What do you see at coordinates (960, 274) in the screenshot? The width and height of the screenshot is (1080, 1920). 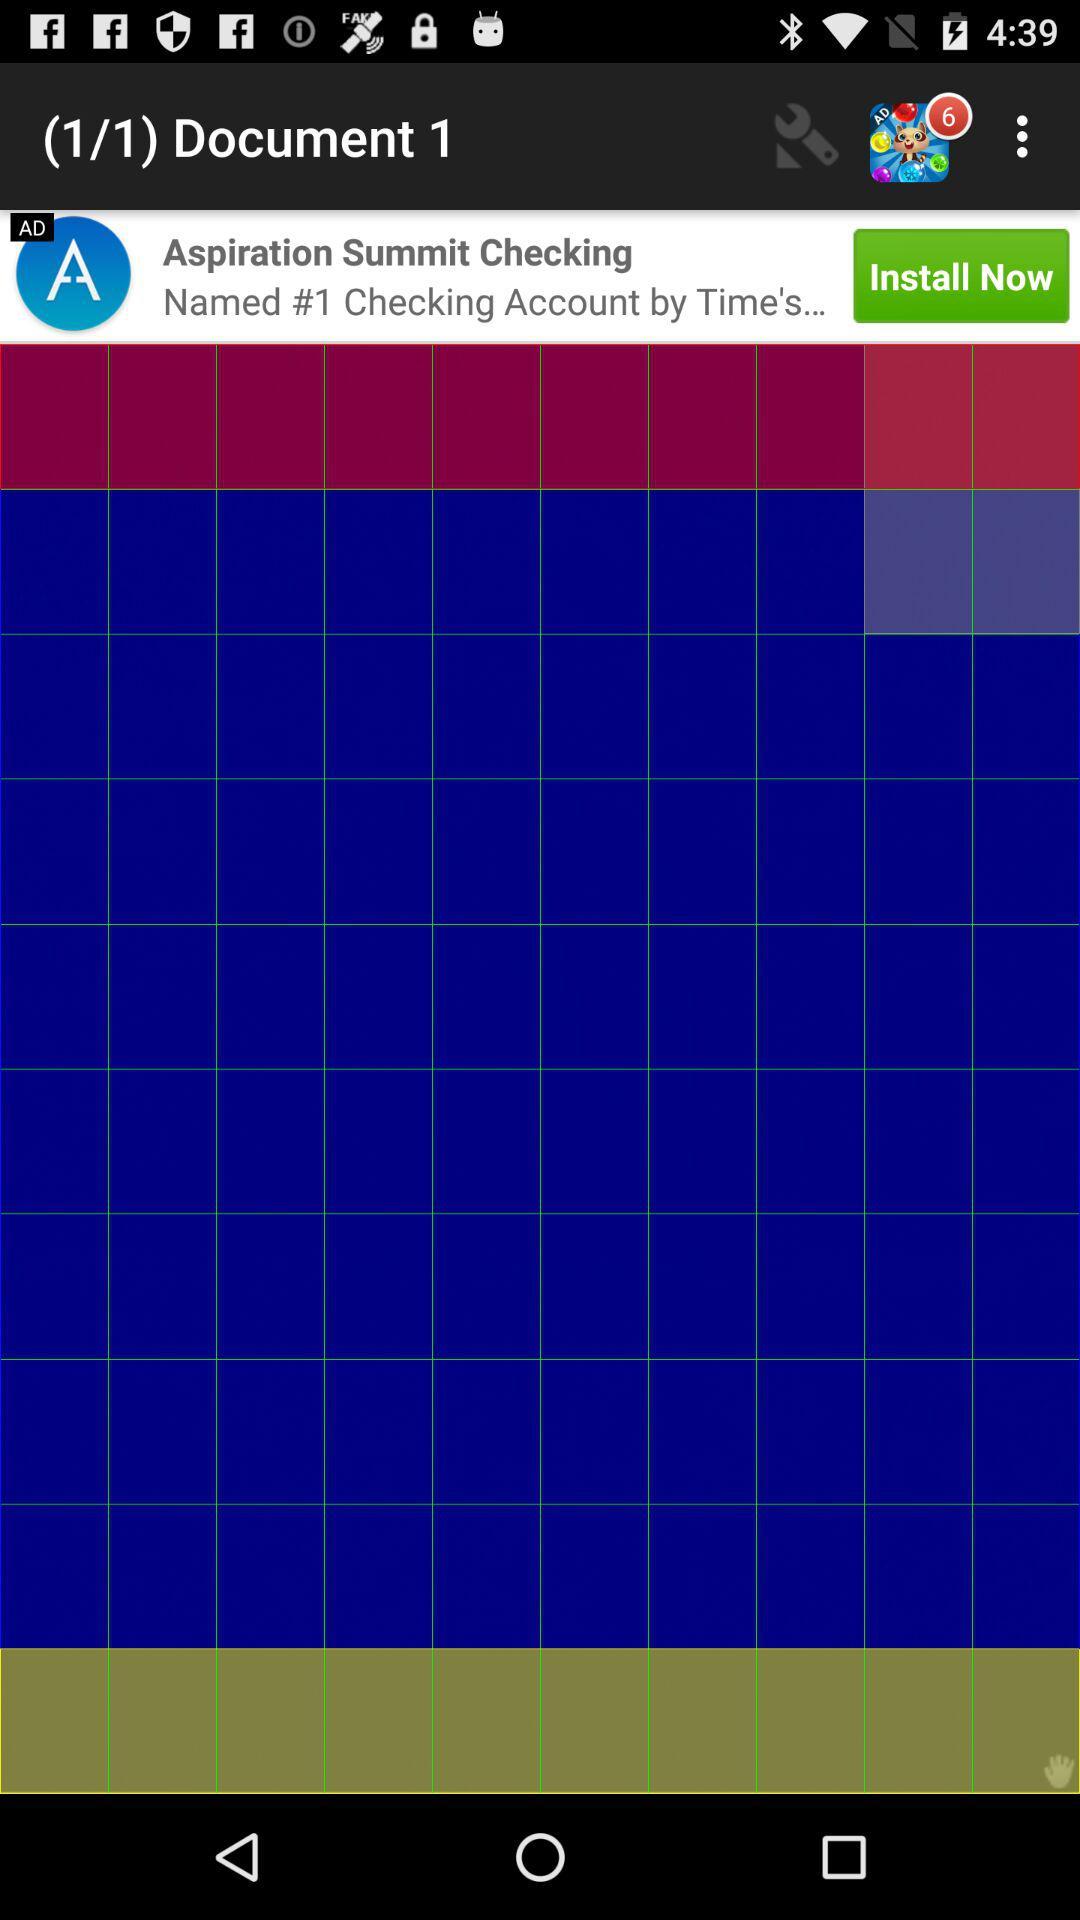 I see `the app to the right of named 1 checking item` at bounding box center [960, 274].